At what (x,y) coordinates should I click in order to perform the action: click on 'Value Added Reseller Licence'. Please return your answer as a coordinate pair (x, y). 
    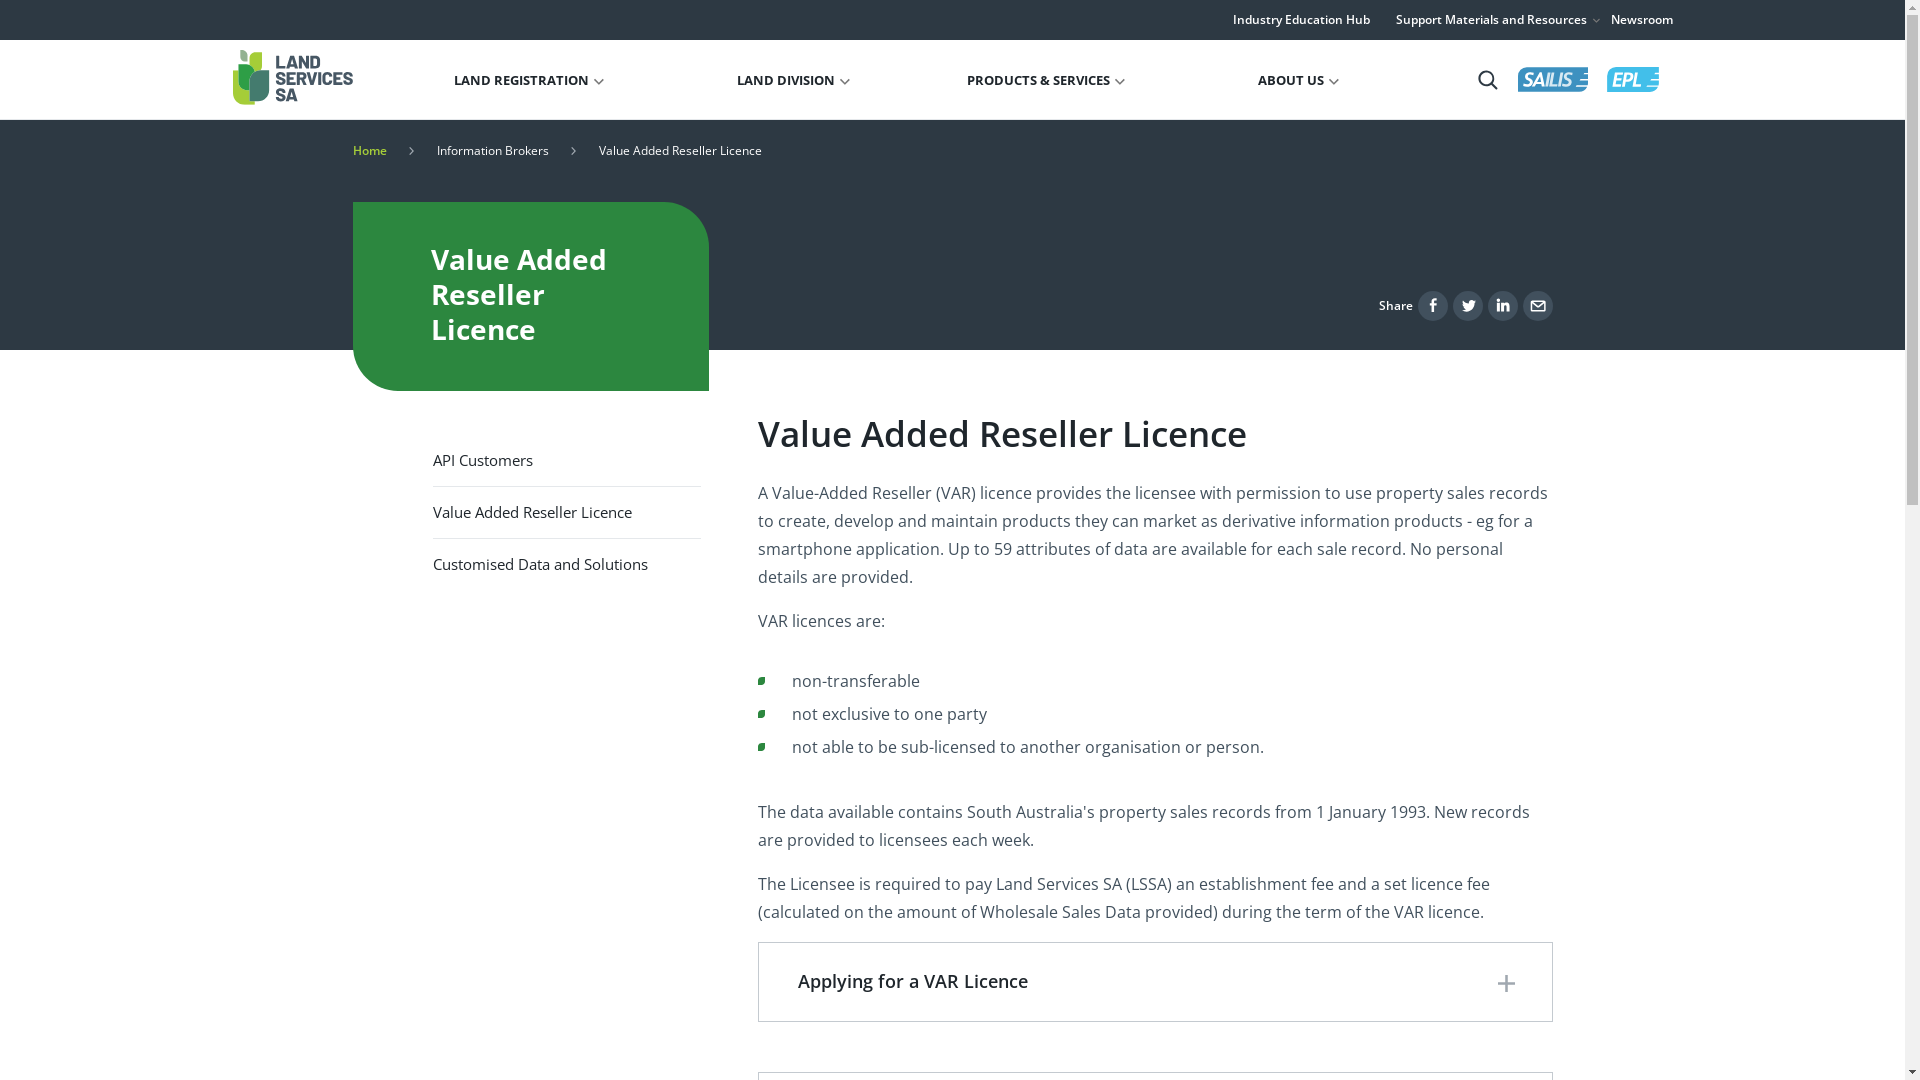
    Looking at the image, I should click on (431, 511).